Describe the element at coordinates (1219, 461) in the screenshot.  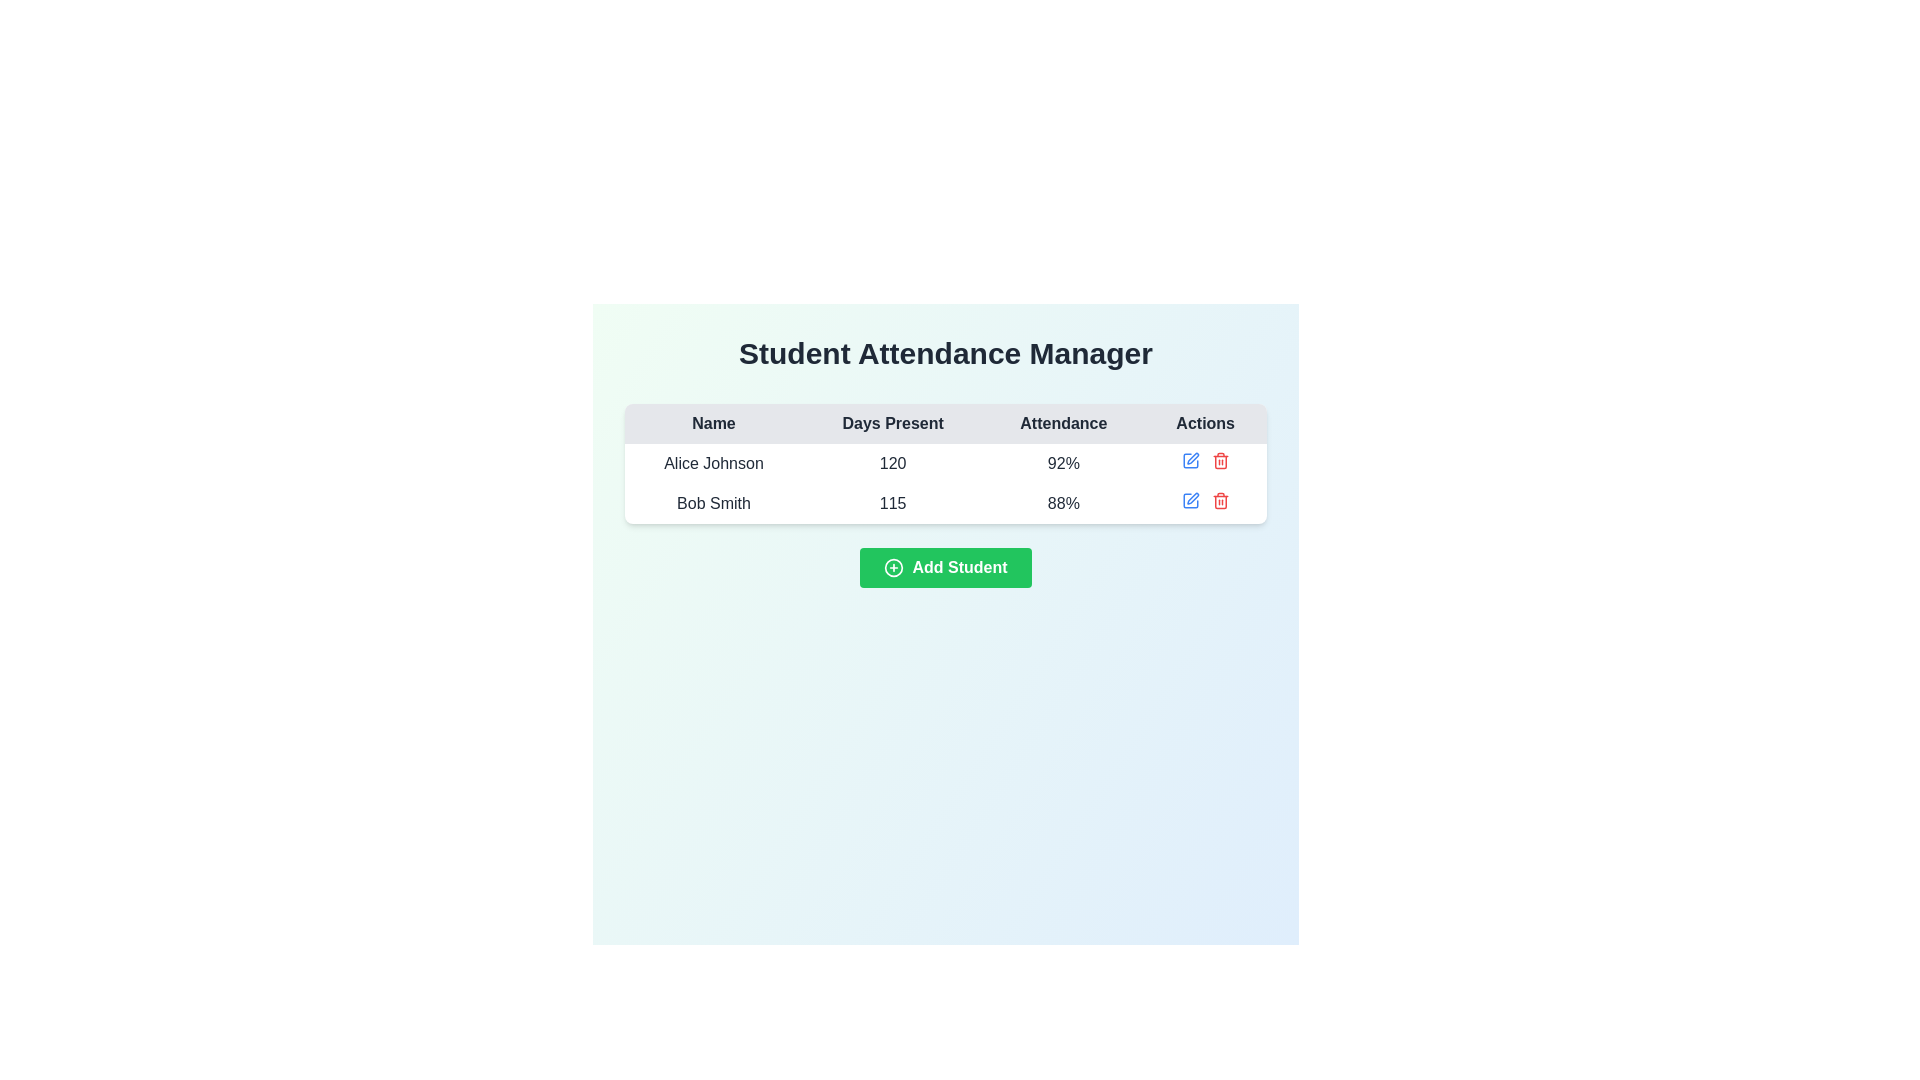
I see `the delete icon button in the 'Actions' column of the 'Student Attendance Manager' table` at that location.